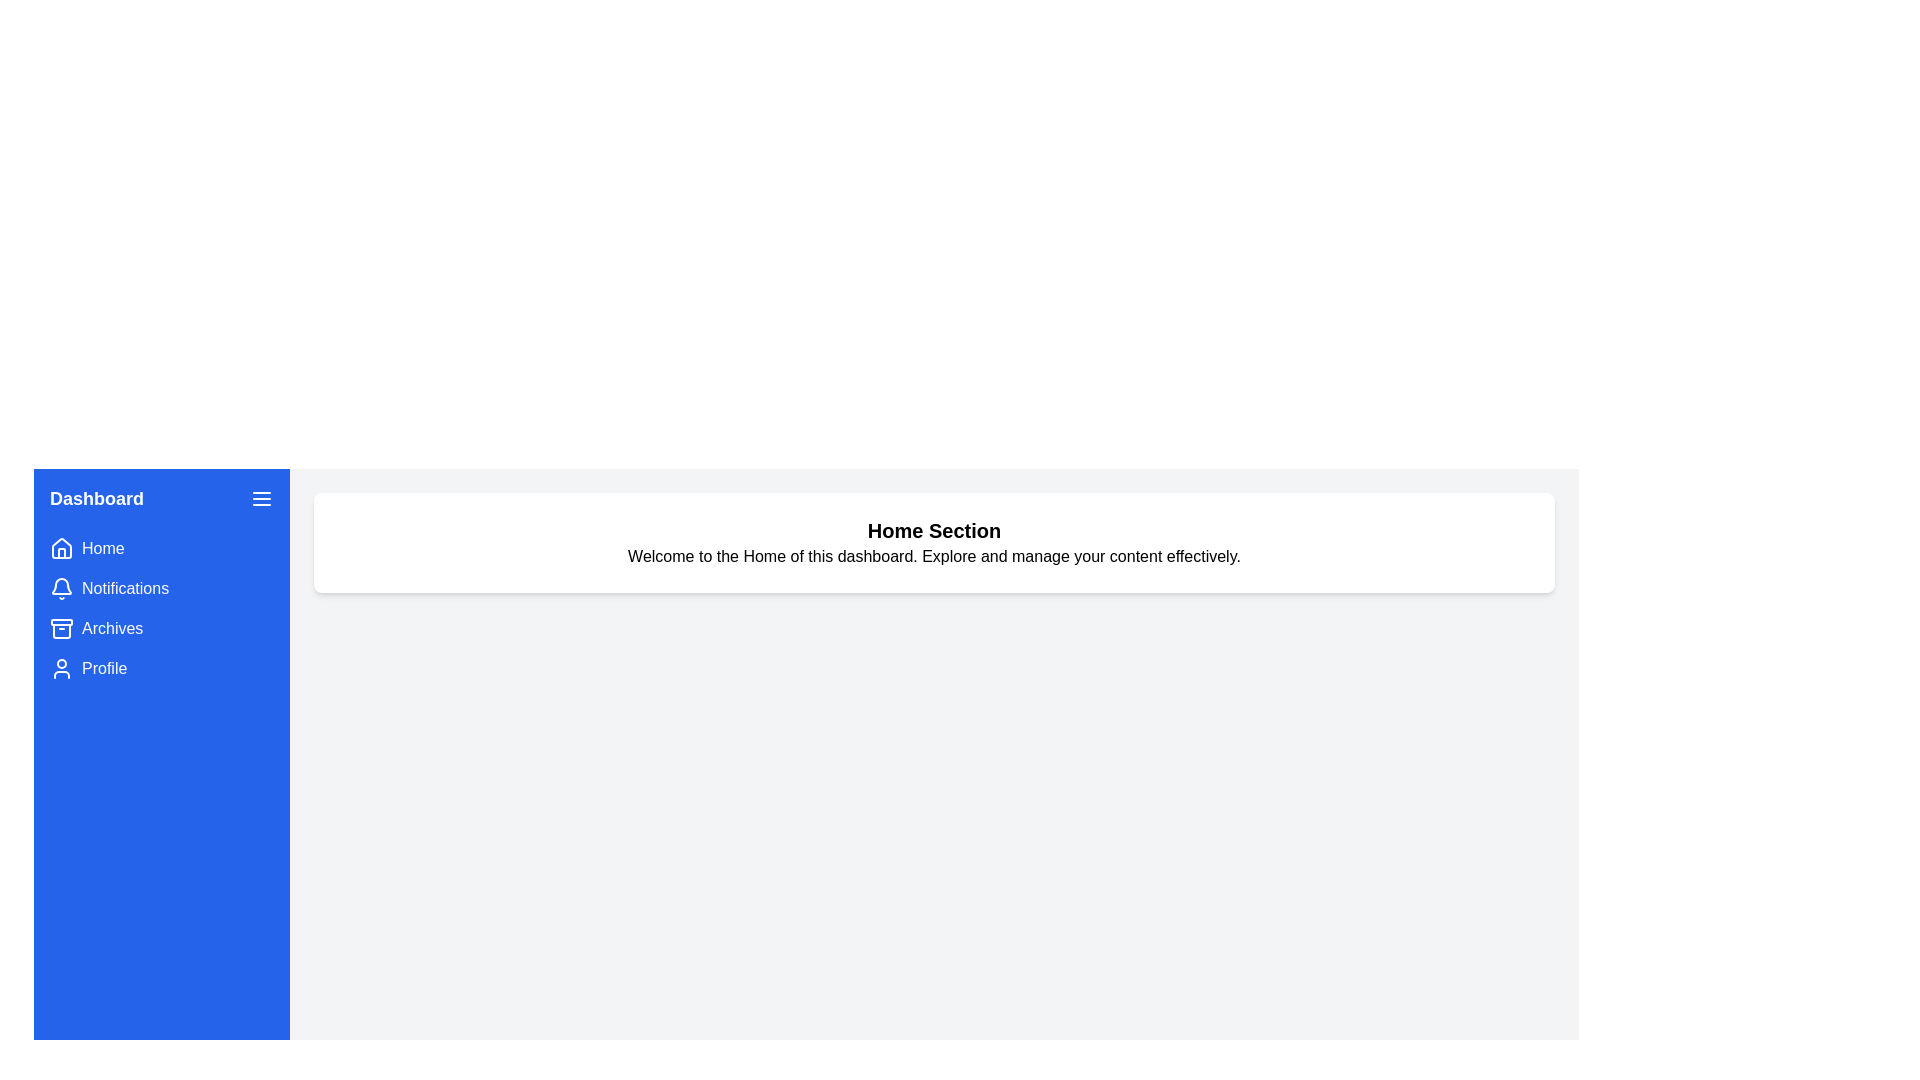 The image size is (1920, 1080). Describe the element at coordinates (102, 548) in the screenshot. I see `the 'Home' navigation label located in the left-hand sidebar, positioned below the 'Dashboard' header and next to the house icon` at that location.